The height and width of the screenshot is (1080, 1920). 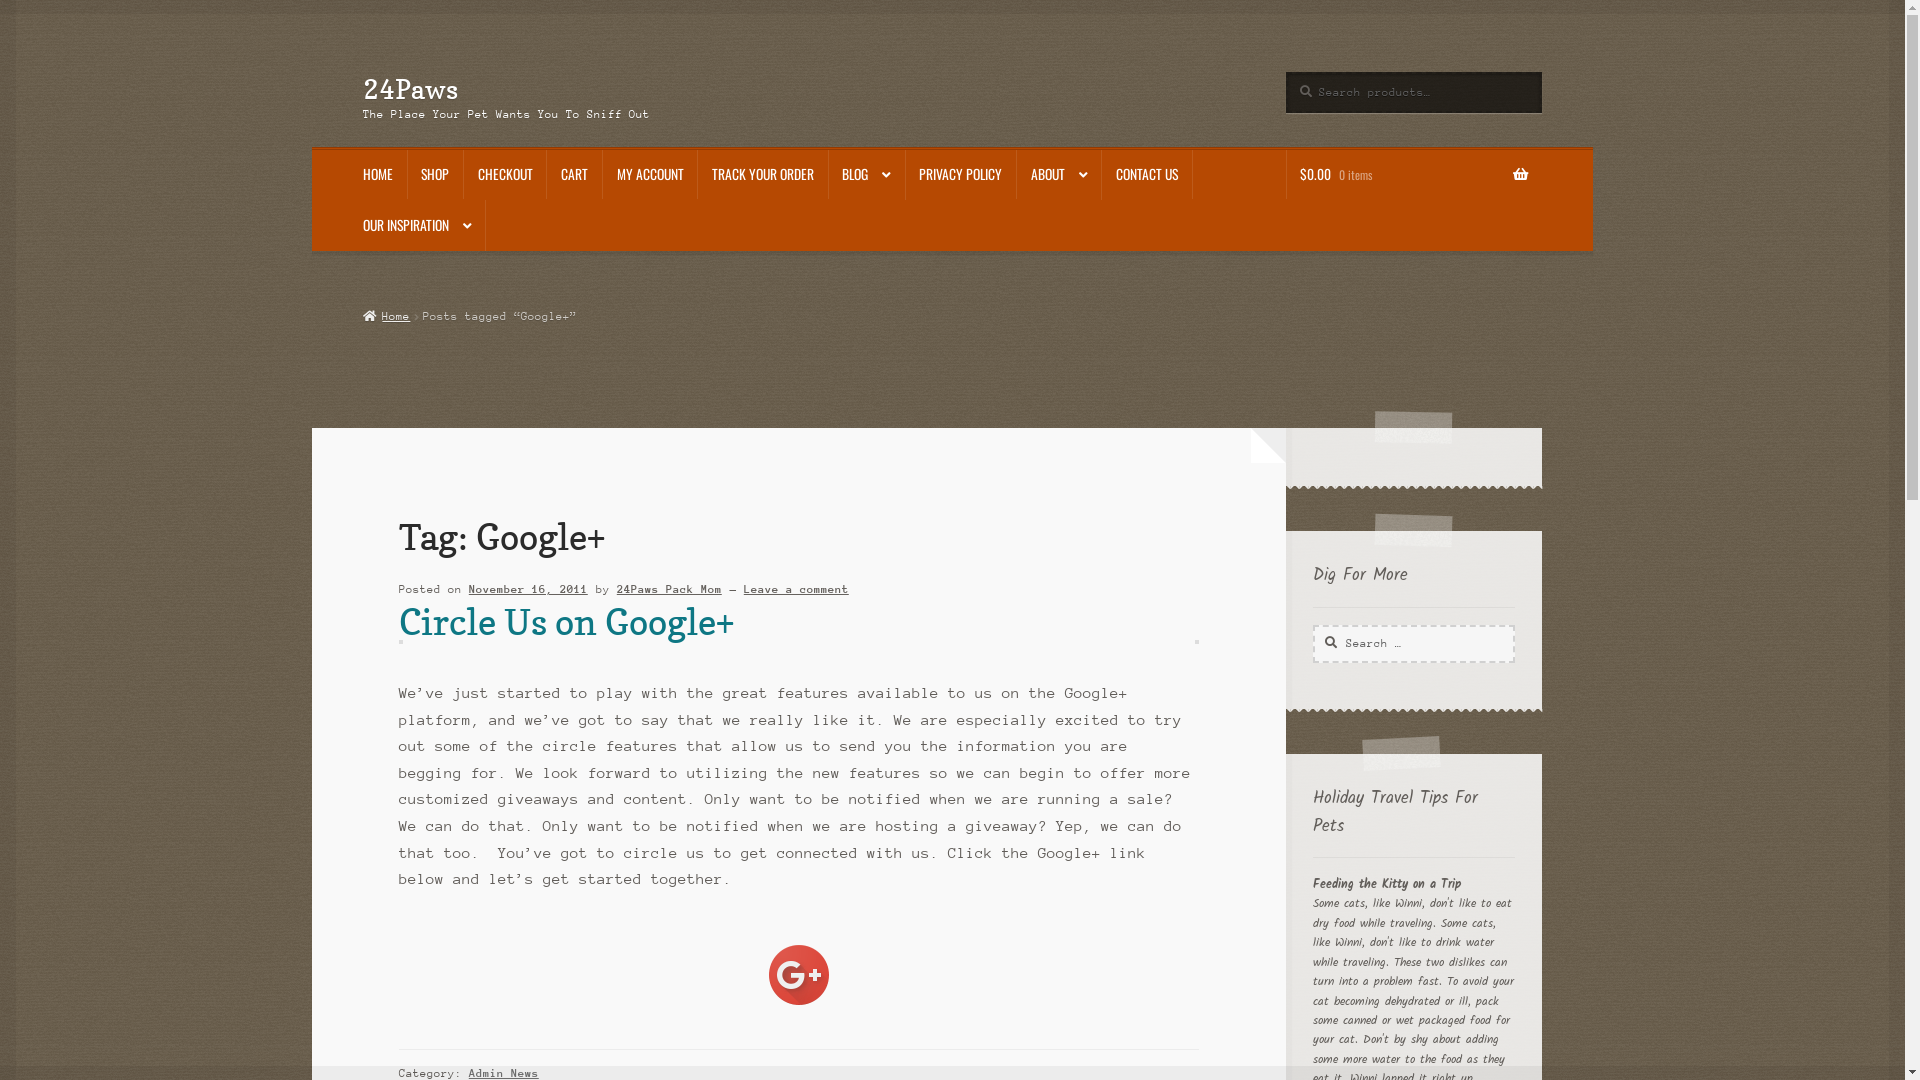 I want to click on 'TRACK YOUR ORDER', so click(x=697, y=173).